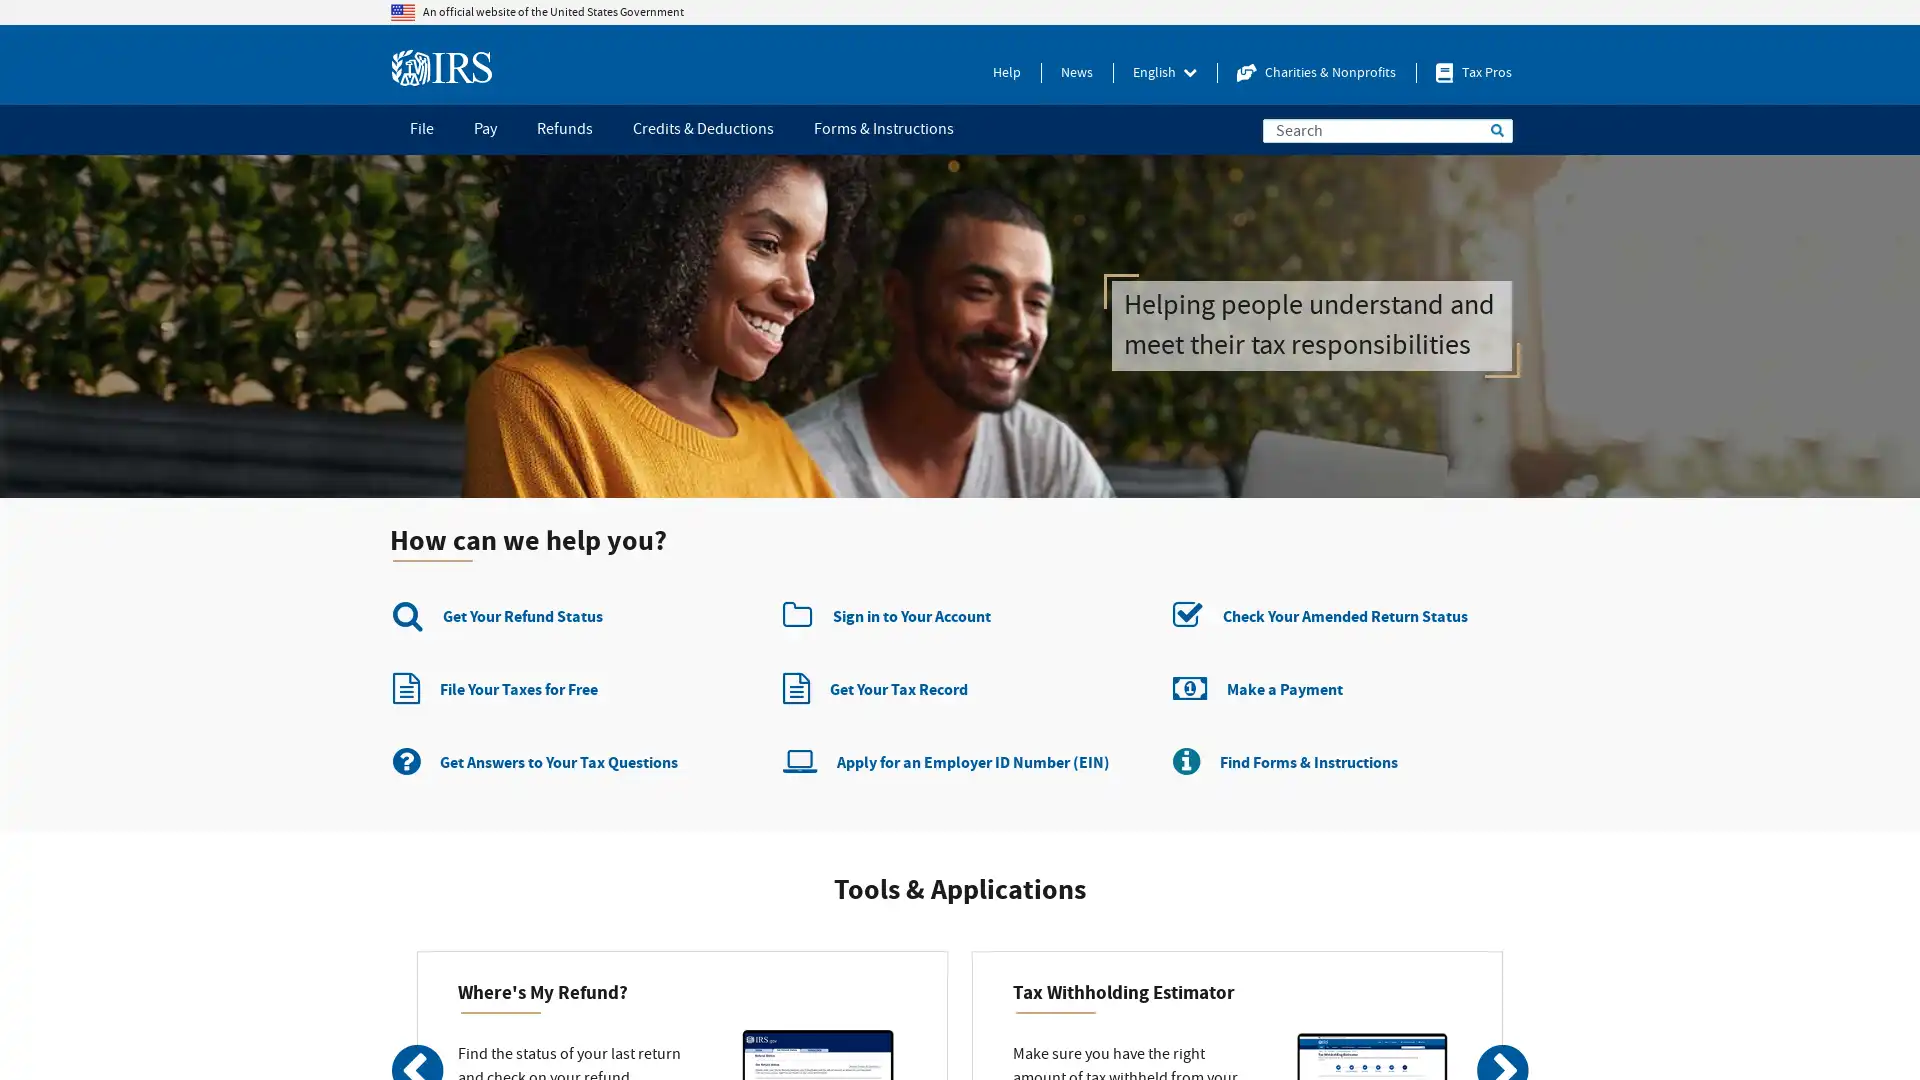 This screenshot has width=1920, height=1080. I want to click on Press enter to activate the menu, then navigate with the tab key., so click(1165, 72).